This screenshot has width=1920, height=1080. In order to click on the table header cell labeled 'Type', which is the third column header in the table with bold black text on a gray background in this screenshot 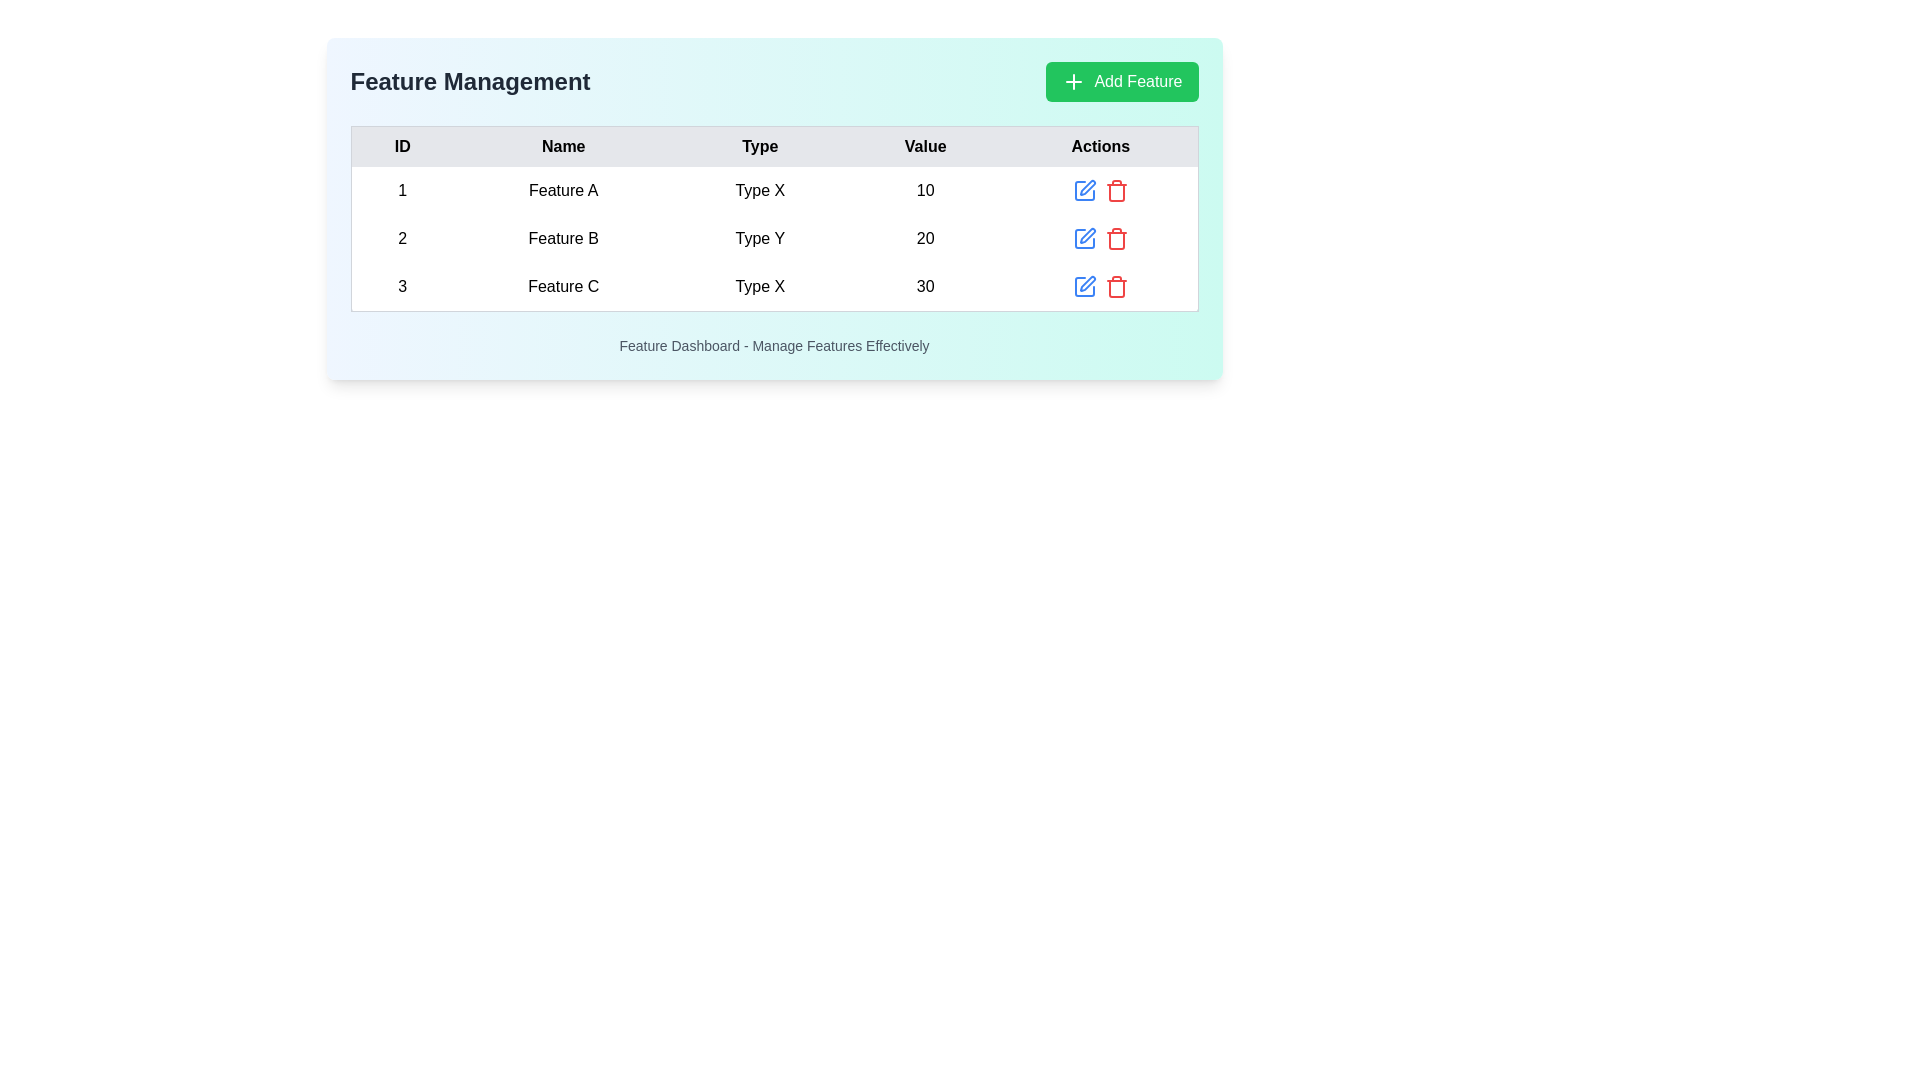, I will do `click(759, 145)`.